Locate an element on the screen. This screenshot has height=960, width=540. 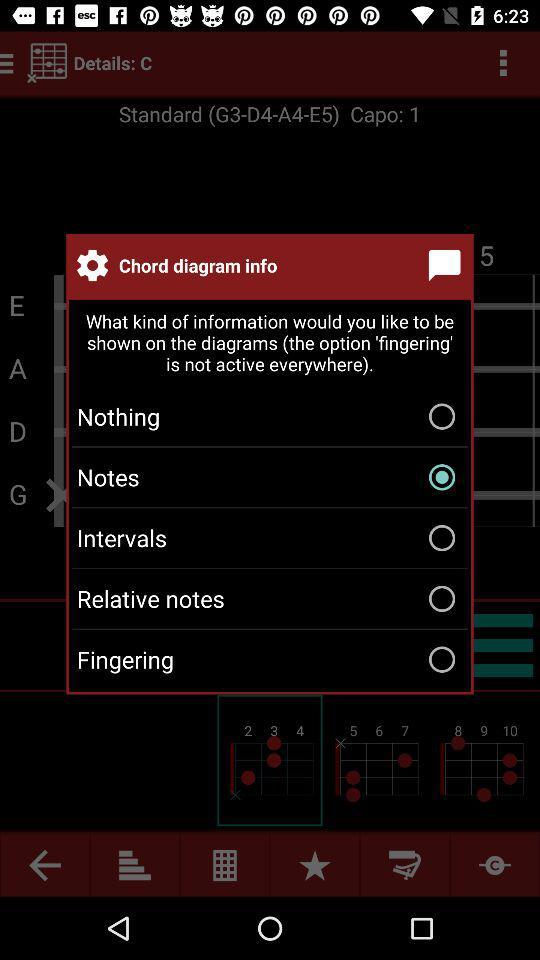
the intervals icon is located at coordinates (270, 537).